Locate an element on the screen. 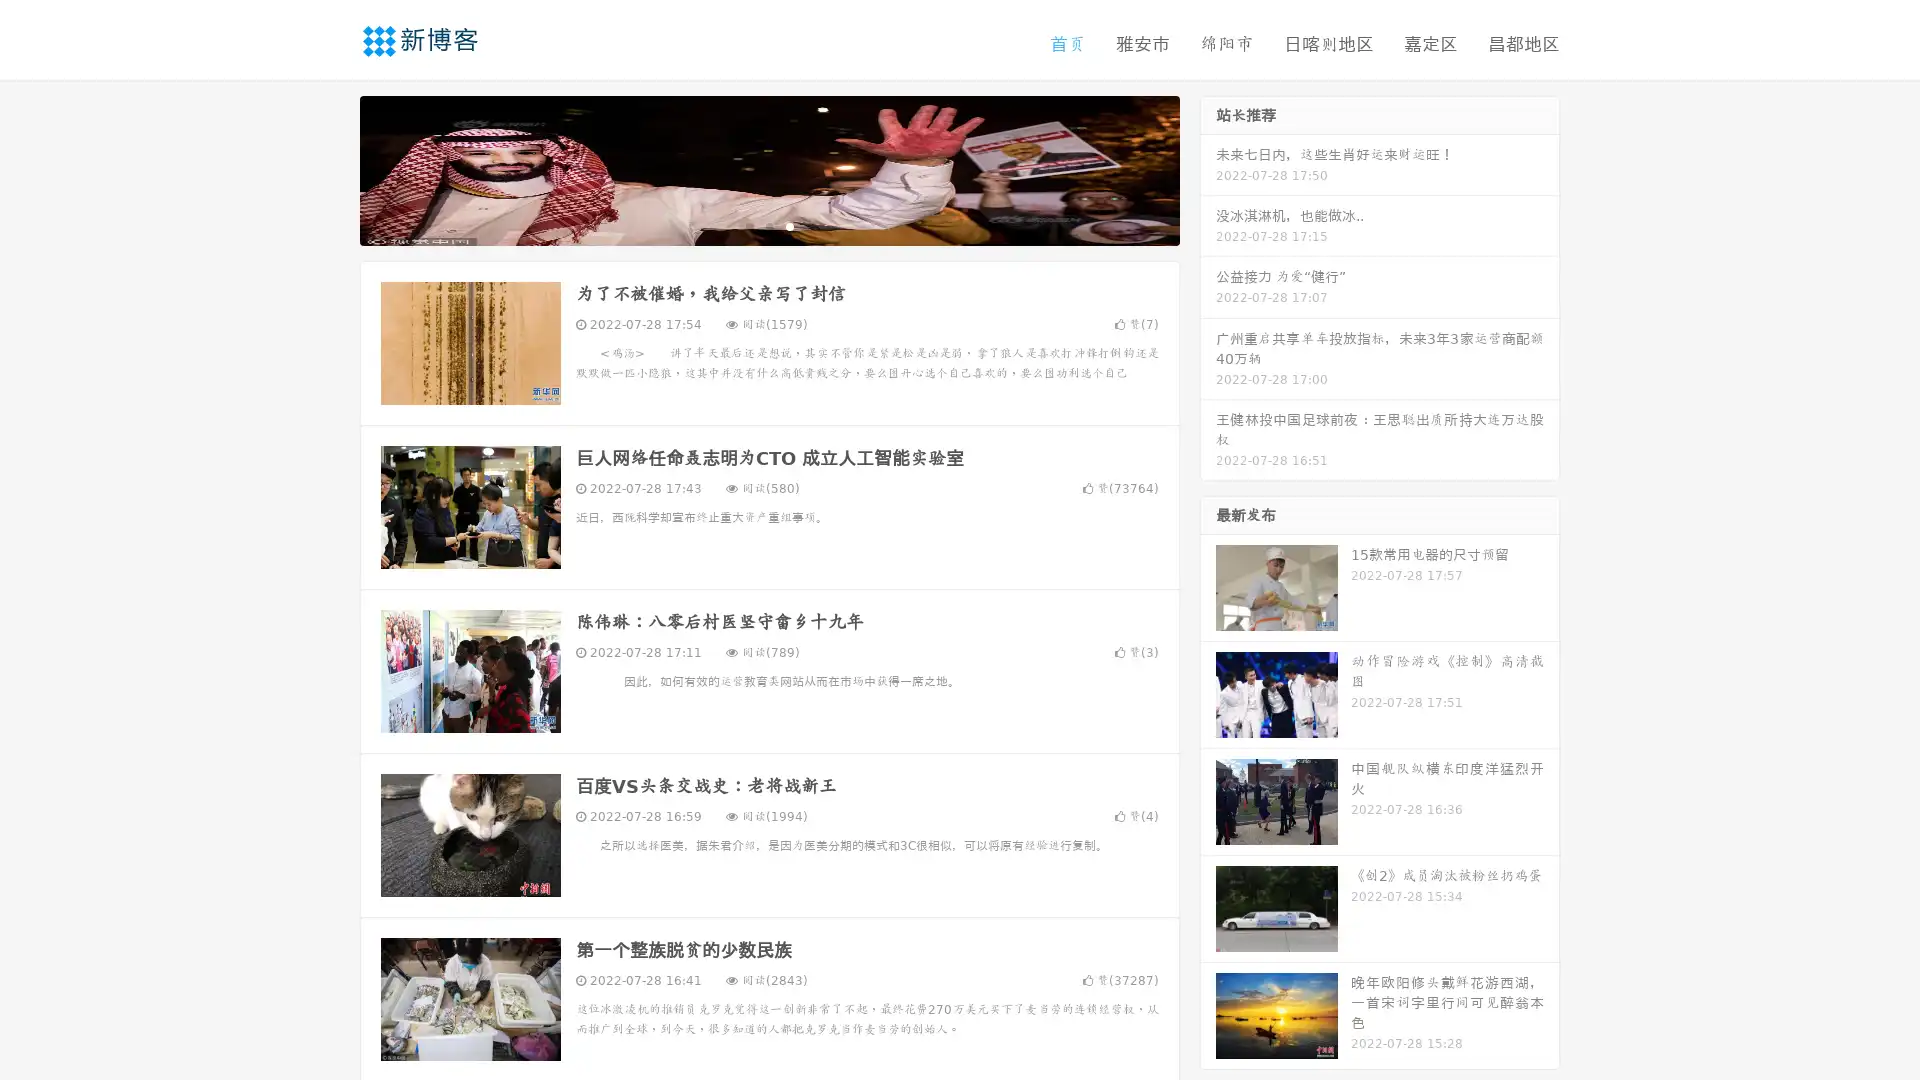  Previous slide is located at coordinates (330, 168).